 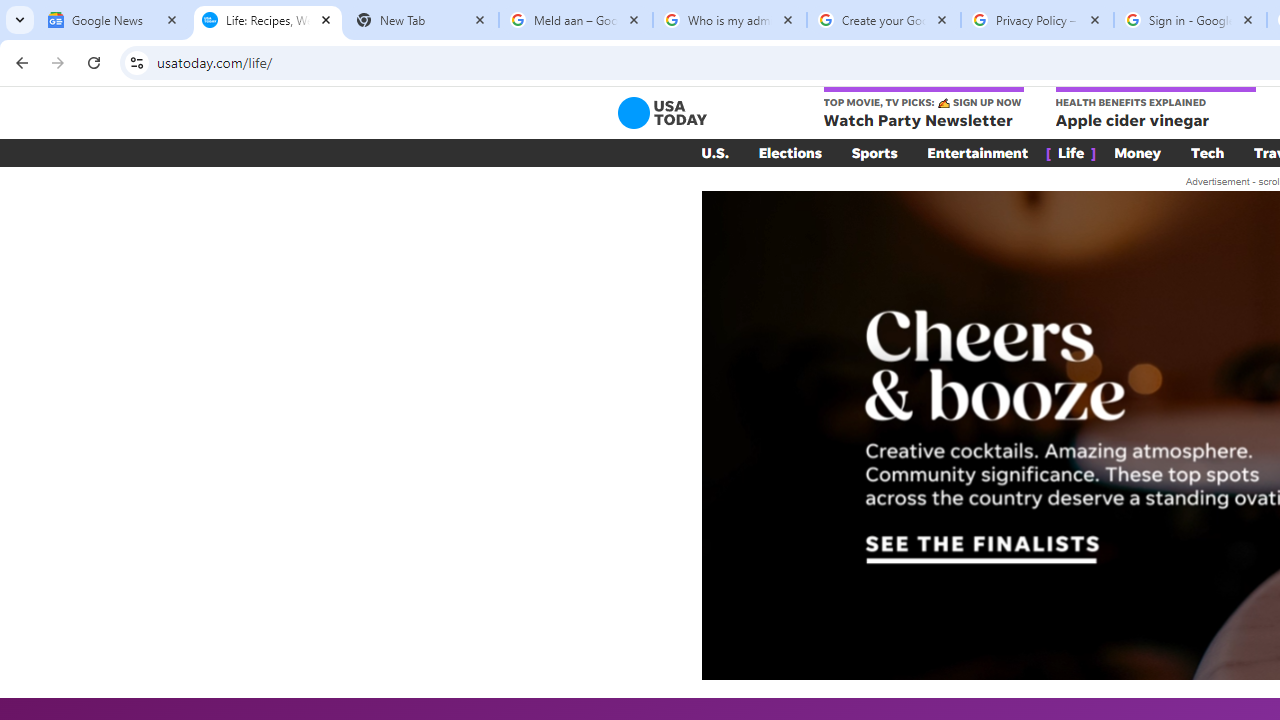 What do you see at coordinates (267, 20) in the screenshot?
I see `'Life: Recipes, Wellness & Horoscopes - USA TODAY'` at bounding box center [267, 20].